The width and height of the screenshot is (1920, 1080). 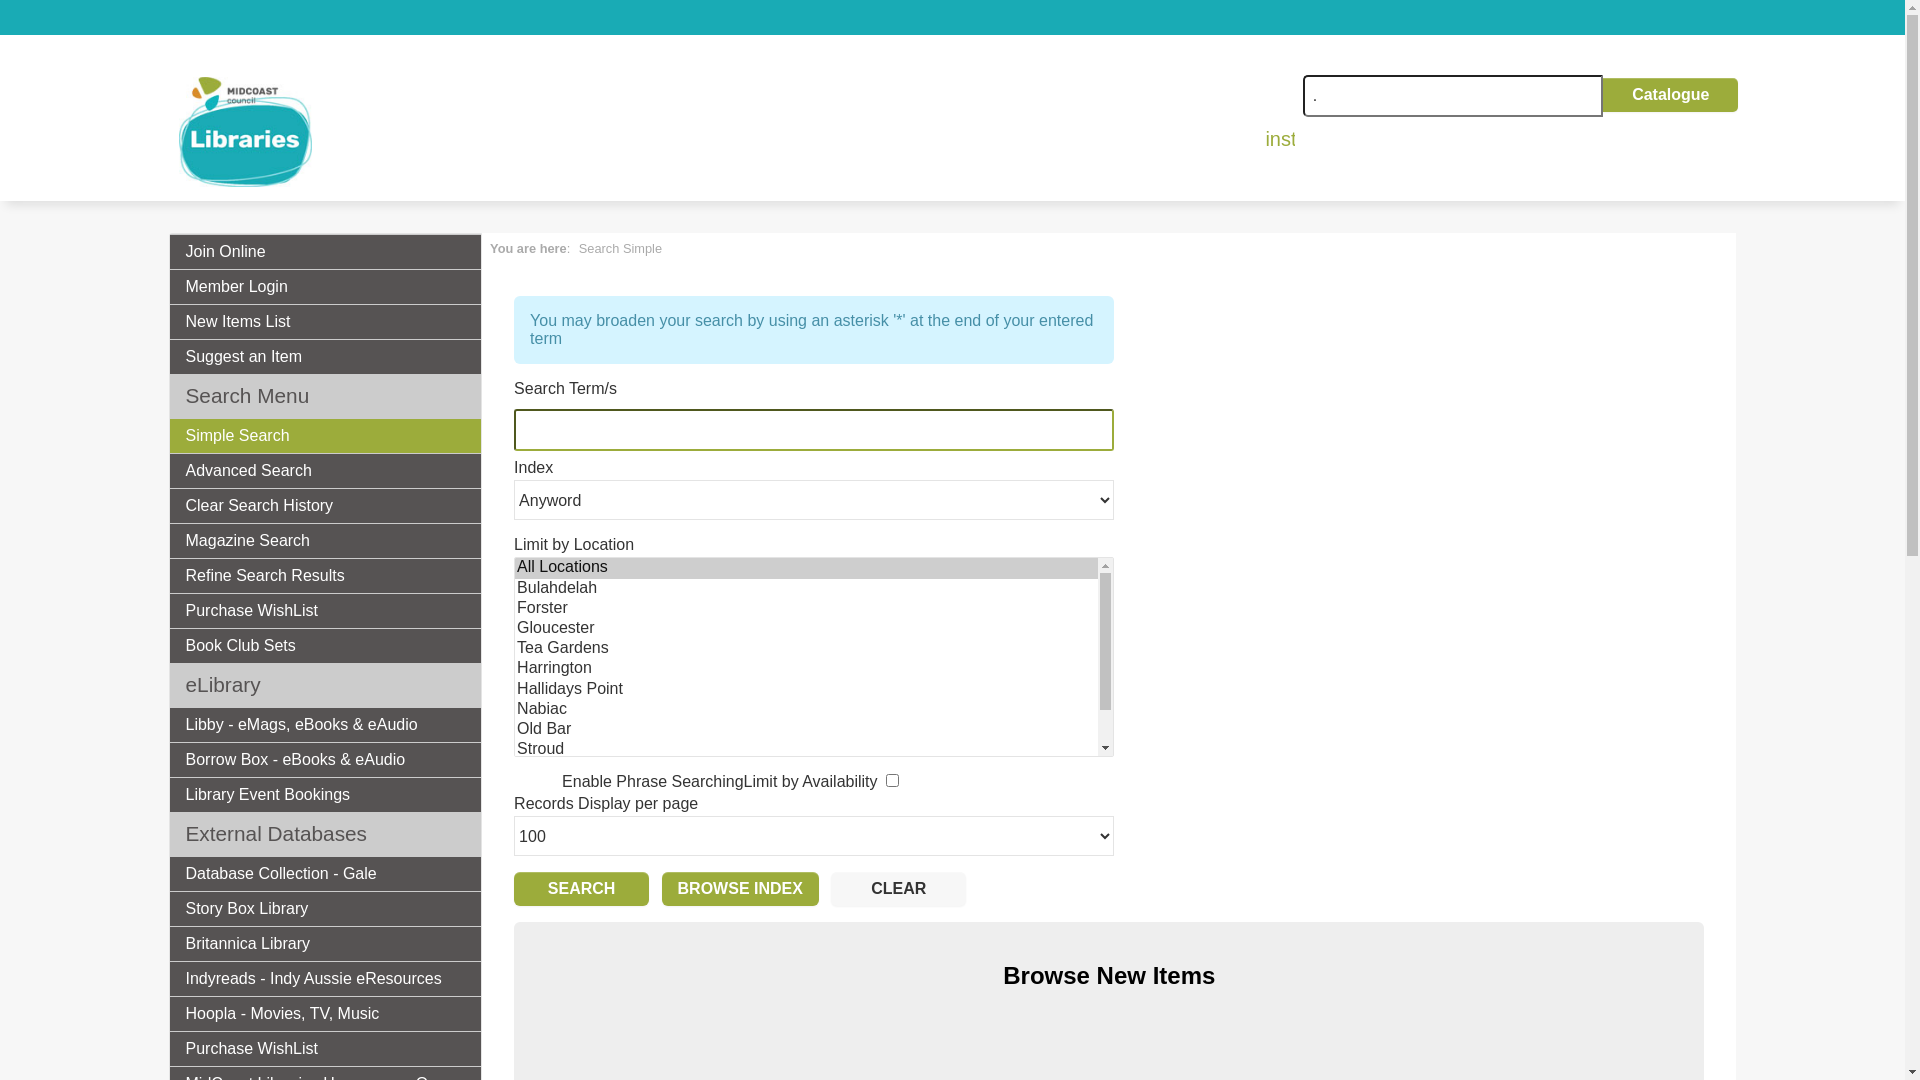 What do you see at coordinates (326, 434) in the screenshot?
I see `'Simple Search'` at bounding box center [326, 434].